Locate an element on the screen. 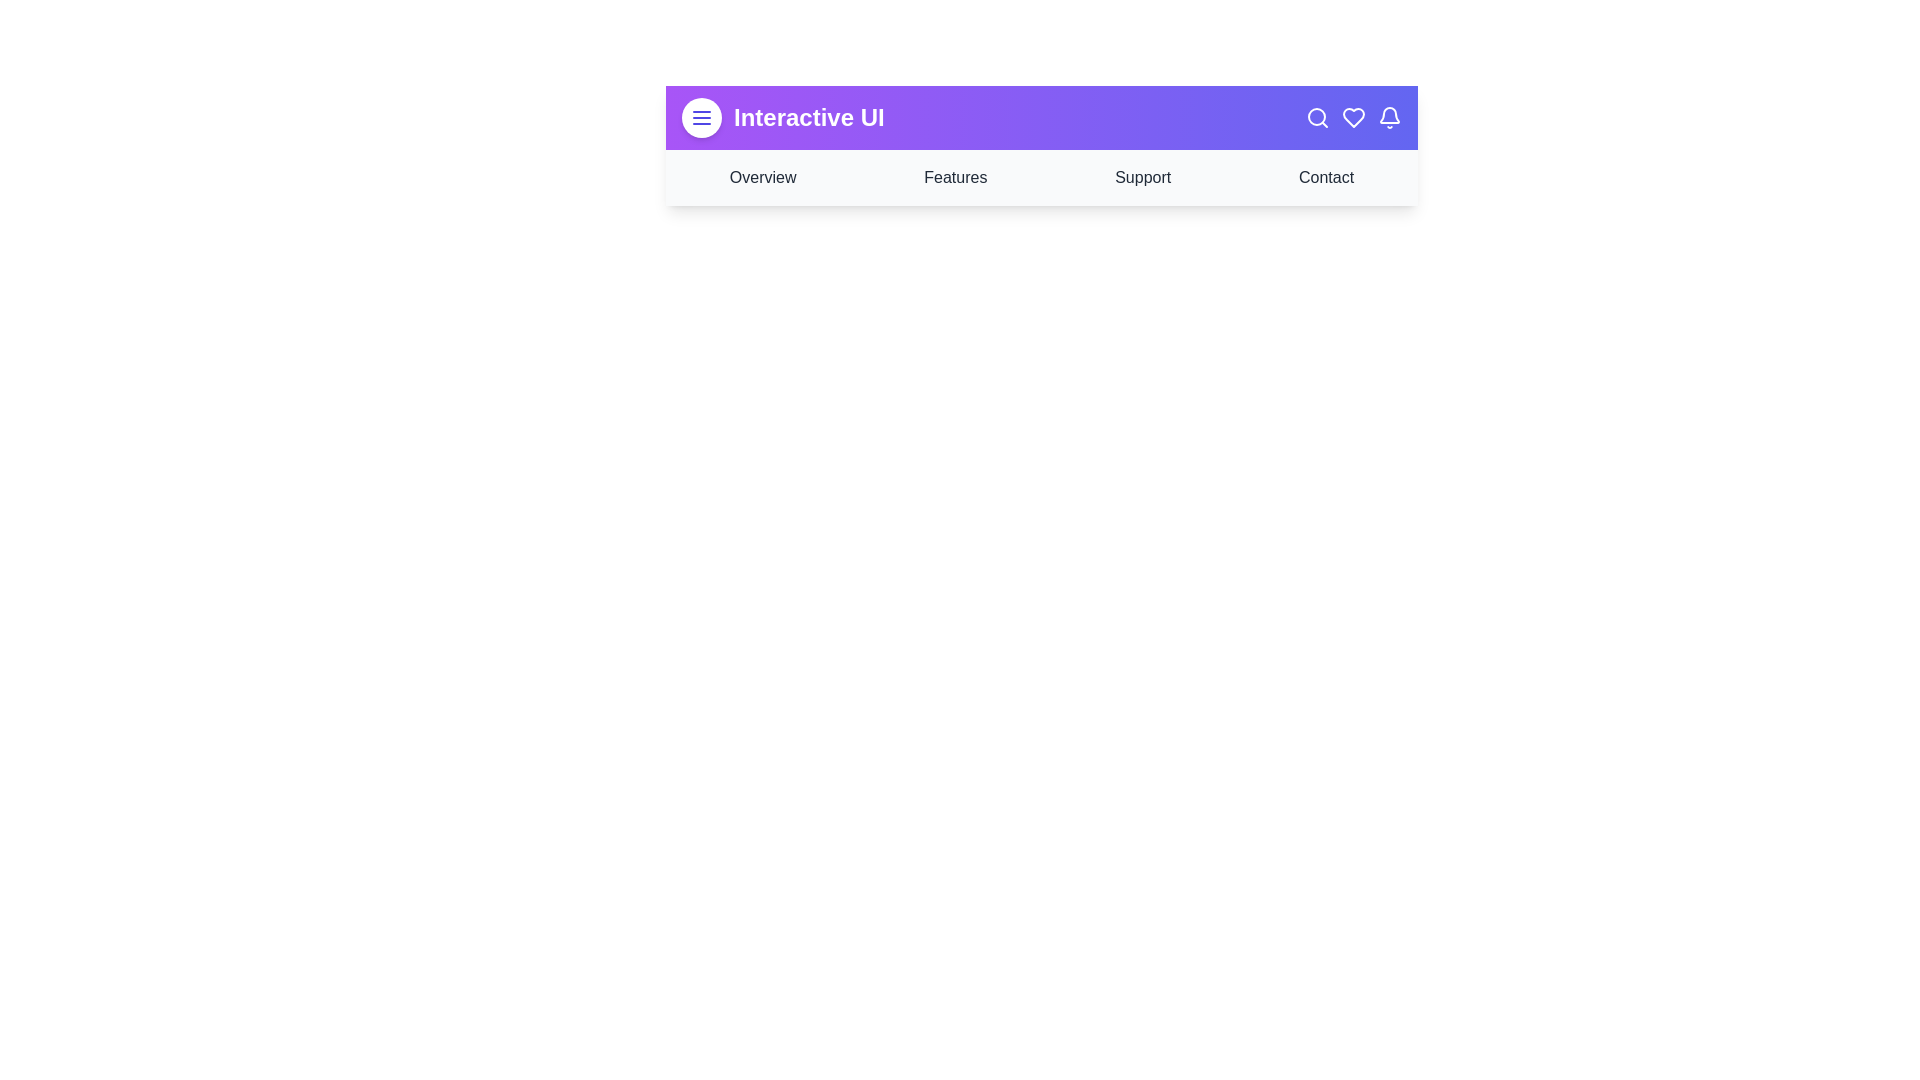 The width and height of the screenshot is (1920, 1080). the navigation link corresponding to Support is located at coordinates (1142, 176).